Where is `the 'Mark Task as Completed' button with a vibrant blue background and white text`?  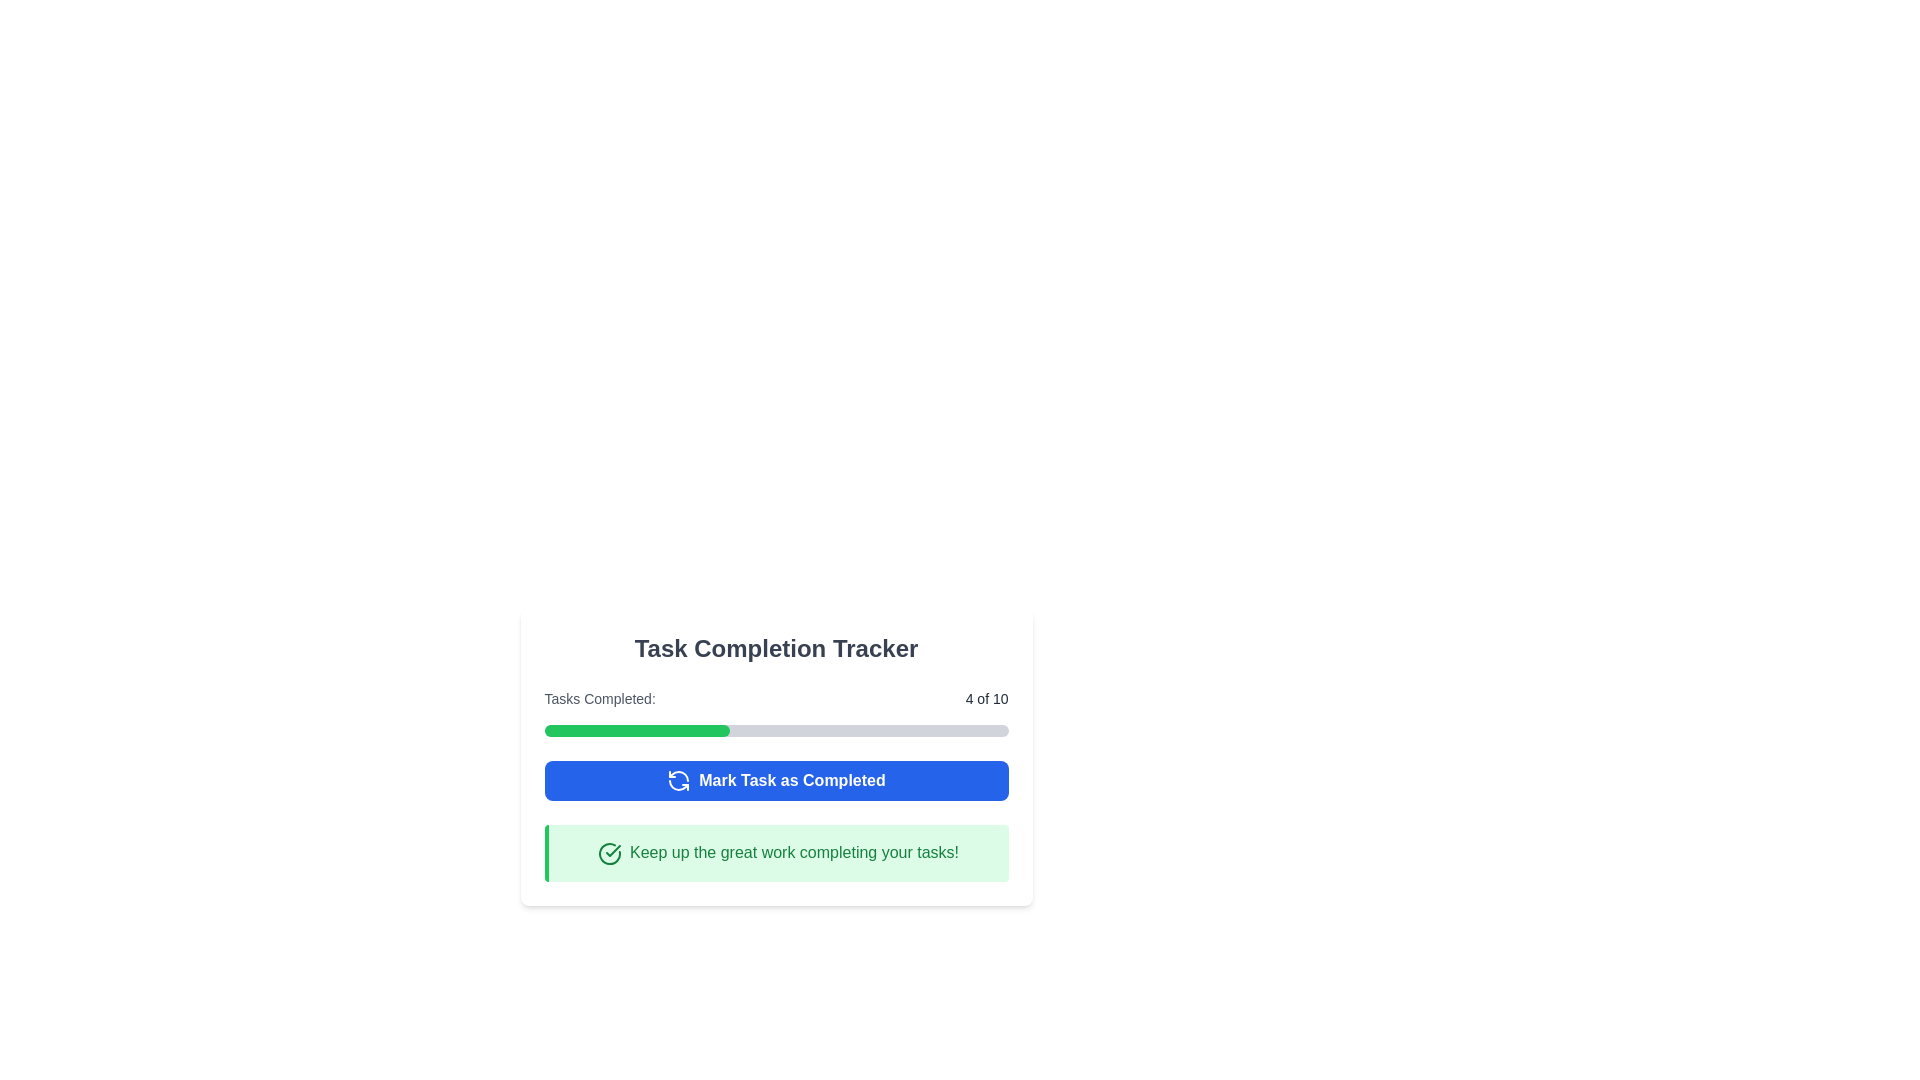 the 'Mark Task as Completed' button with a vibrant blue background and white text is located at coordinates (775, 779).